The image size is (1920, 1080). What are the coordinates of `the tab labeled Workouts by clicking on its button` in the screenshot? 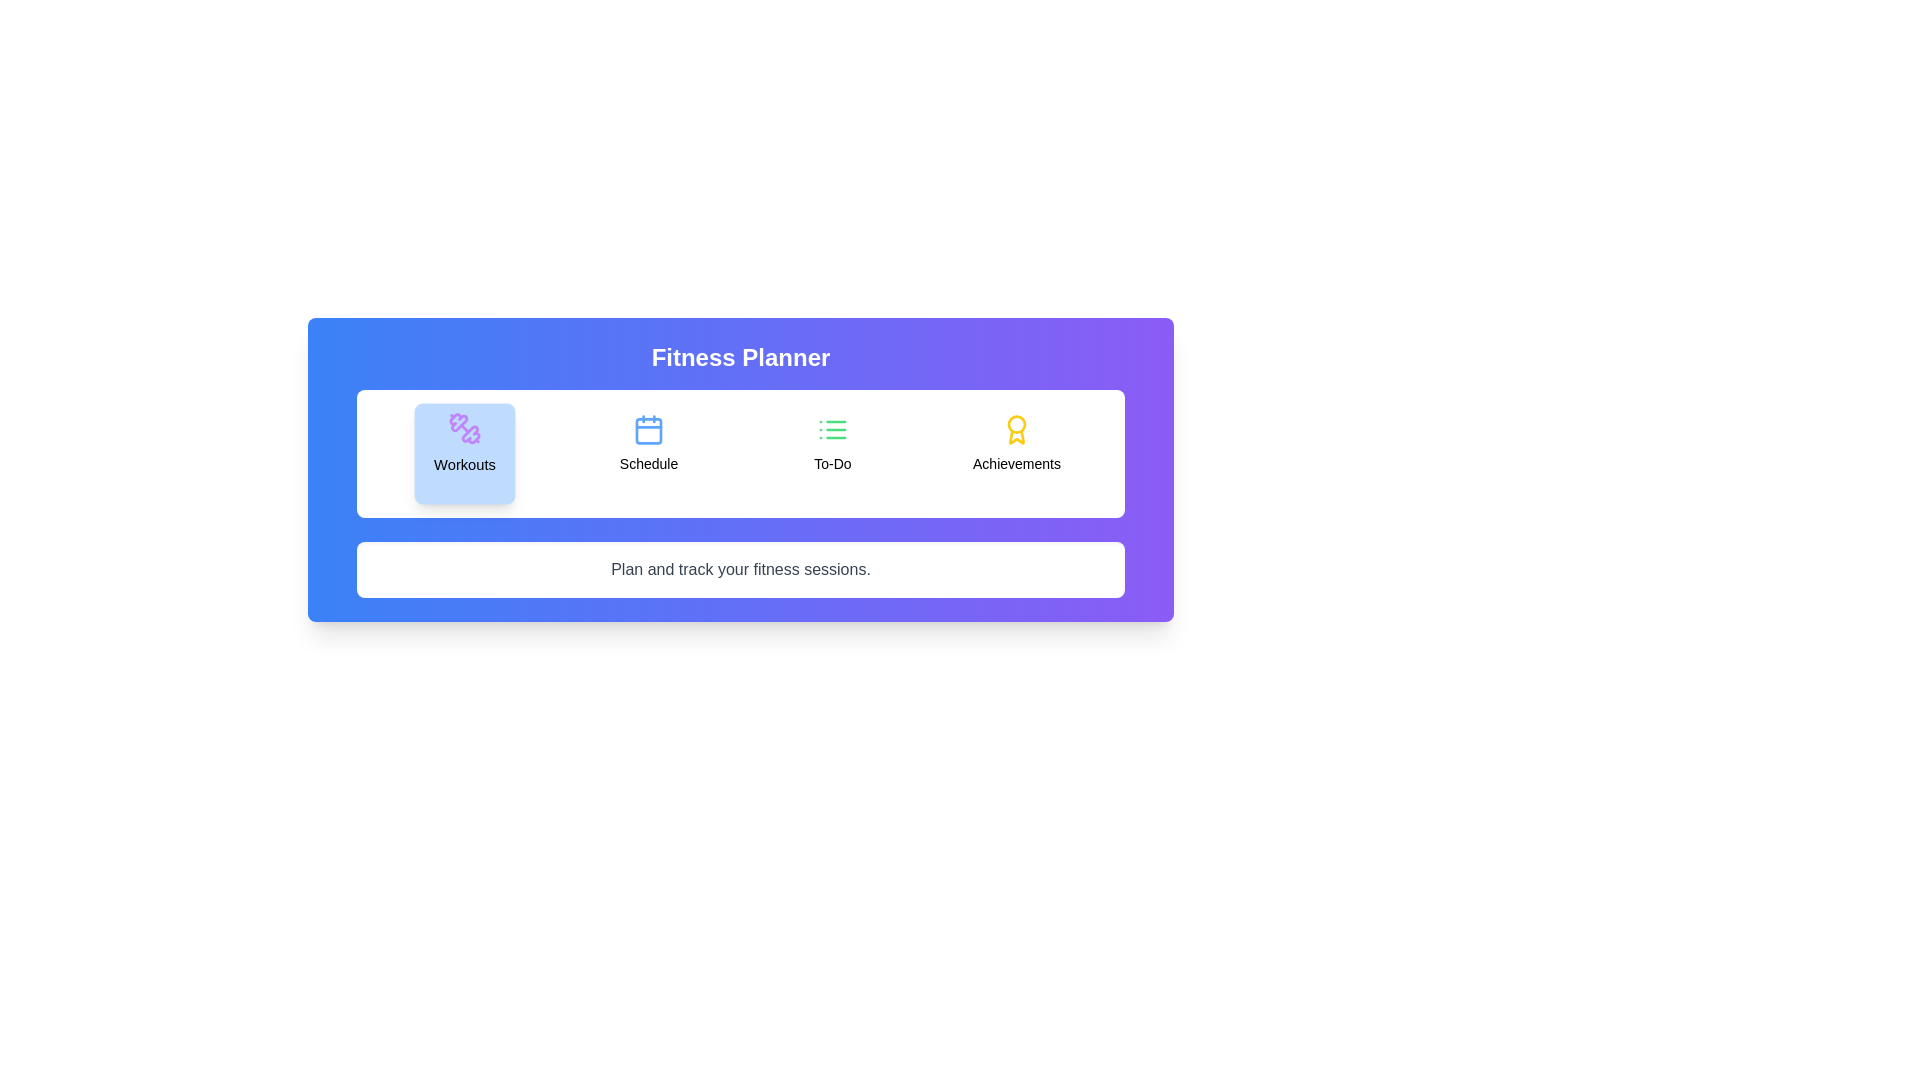 It's located at (464, 454).